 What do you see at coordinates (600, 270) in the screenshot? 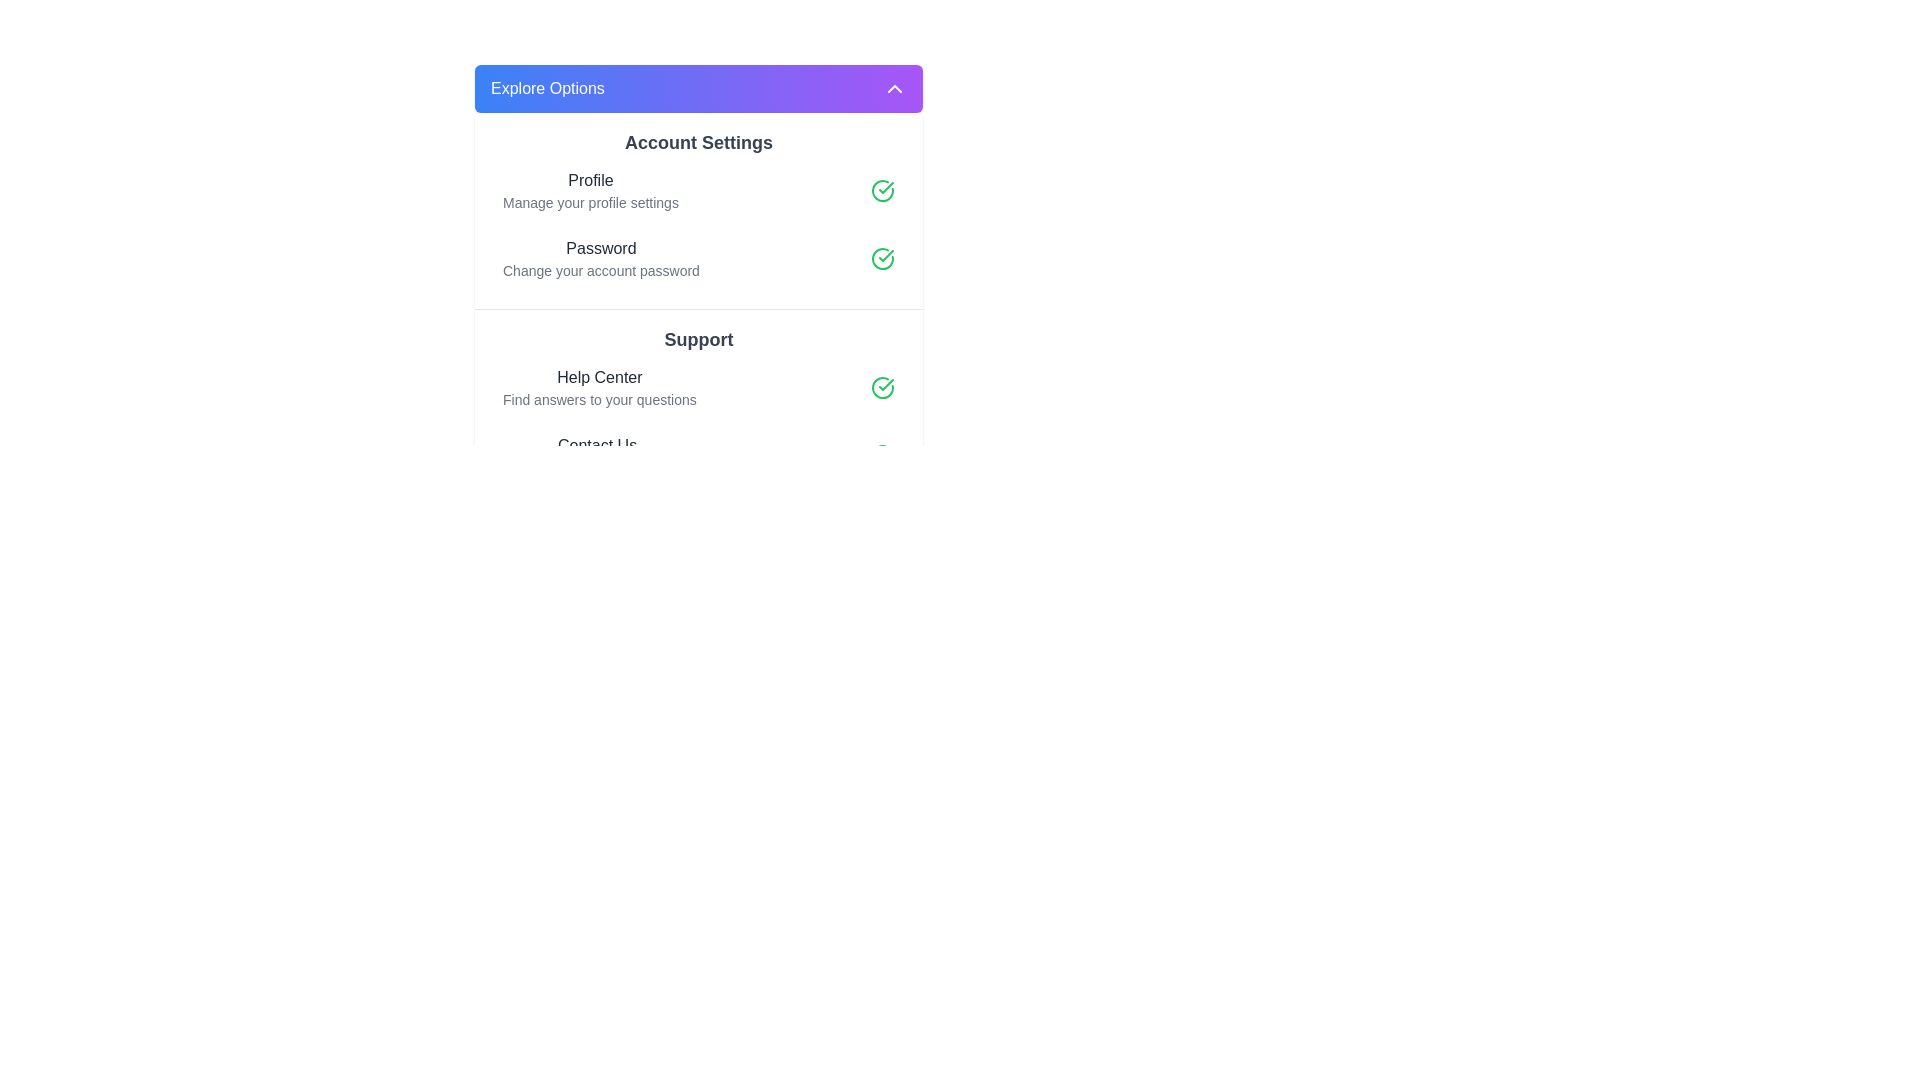
I see `the descriptive text element located beneath the 'Password' label in the 'Account Settings' section, which provides information about changing the account password` at bounding box center [600, 270].